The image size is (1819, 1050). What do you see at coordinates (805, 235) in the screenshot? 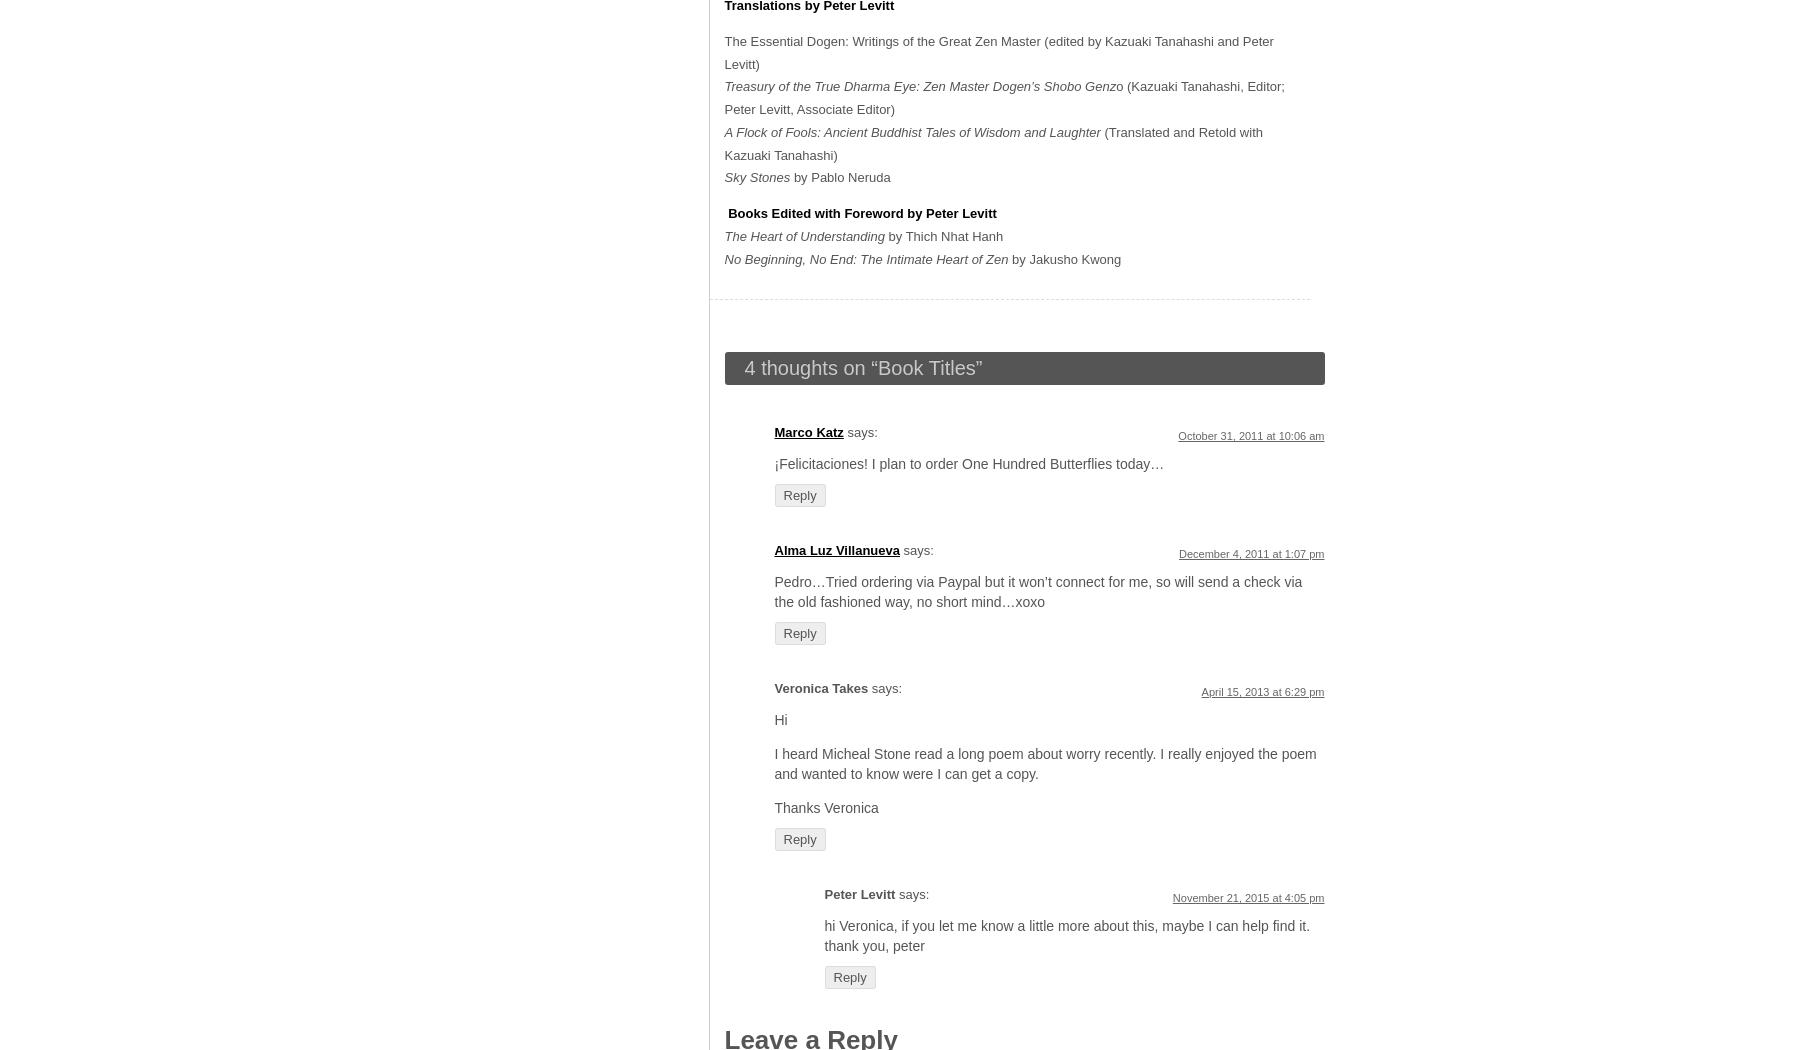
I see `'The Heart of Understanding'` at bounding box center [805, 235].